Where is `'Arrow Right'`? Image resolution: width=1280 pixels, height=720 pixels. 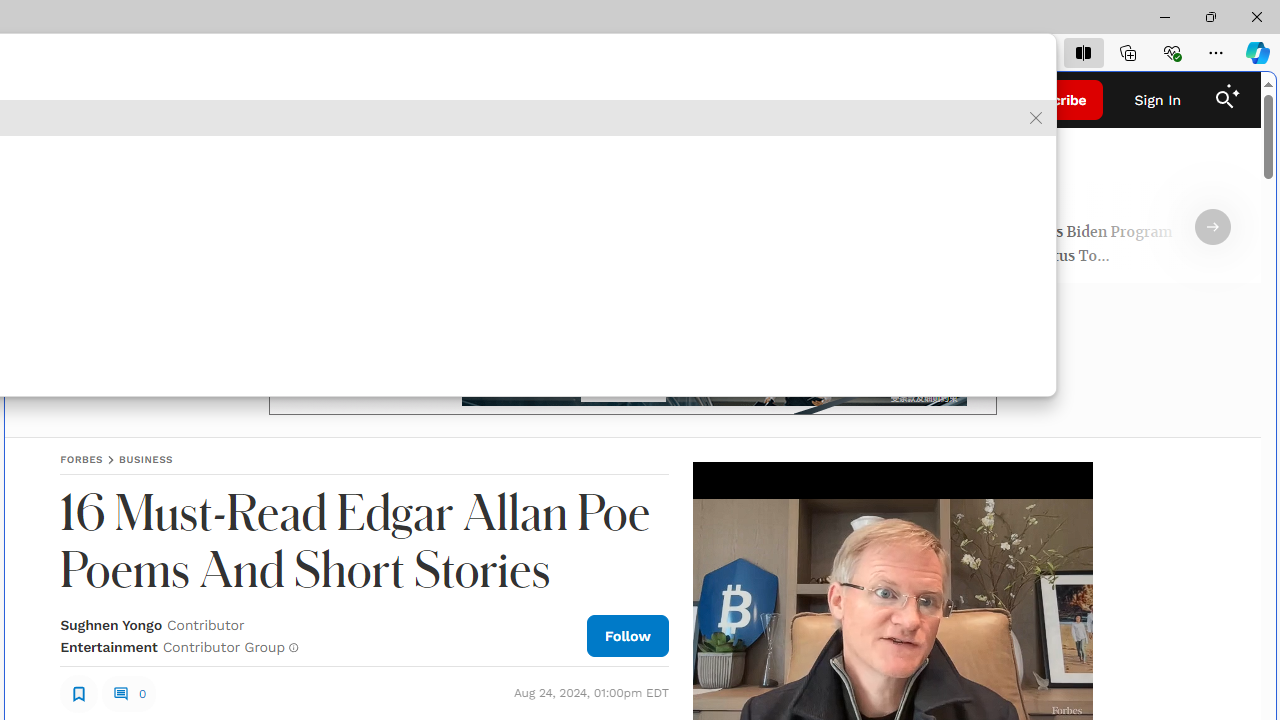 'Arrow Right' is located at coordinates (1212, 226).